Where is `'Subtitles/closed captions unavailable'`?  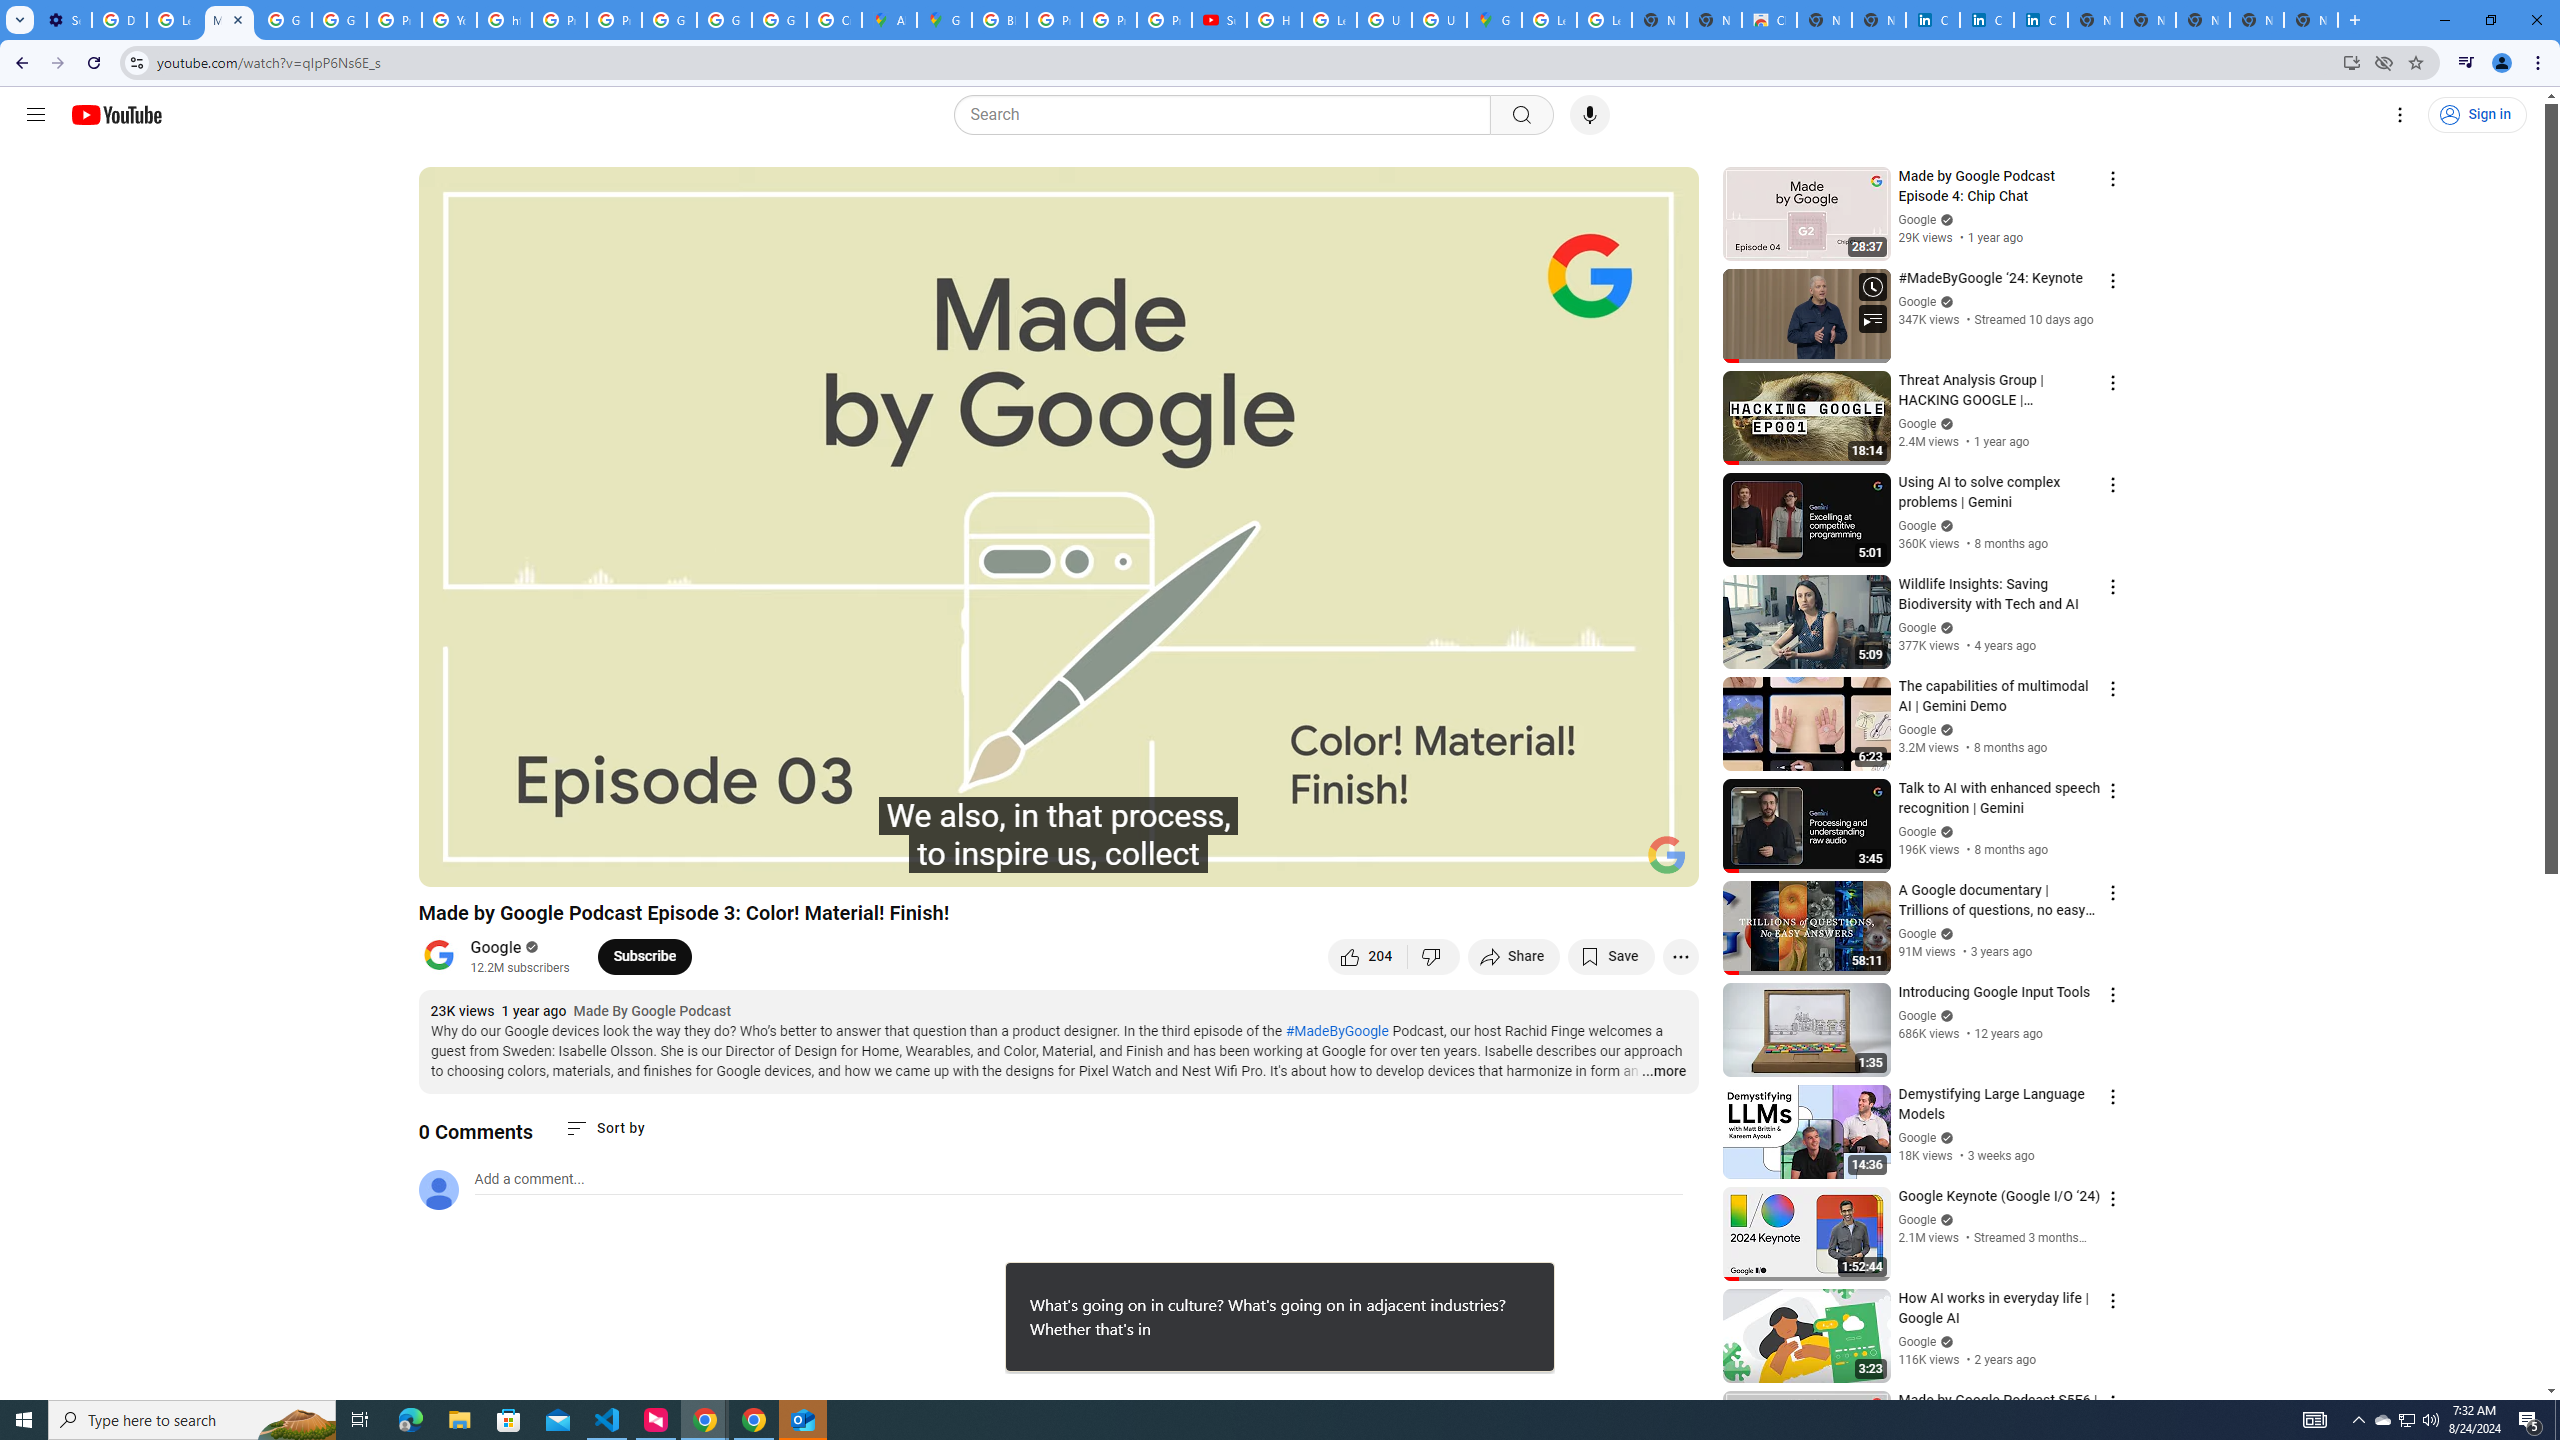 'Subtitles/closed captions unavailable' is located at coordinates (1469, 862).